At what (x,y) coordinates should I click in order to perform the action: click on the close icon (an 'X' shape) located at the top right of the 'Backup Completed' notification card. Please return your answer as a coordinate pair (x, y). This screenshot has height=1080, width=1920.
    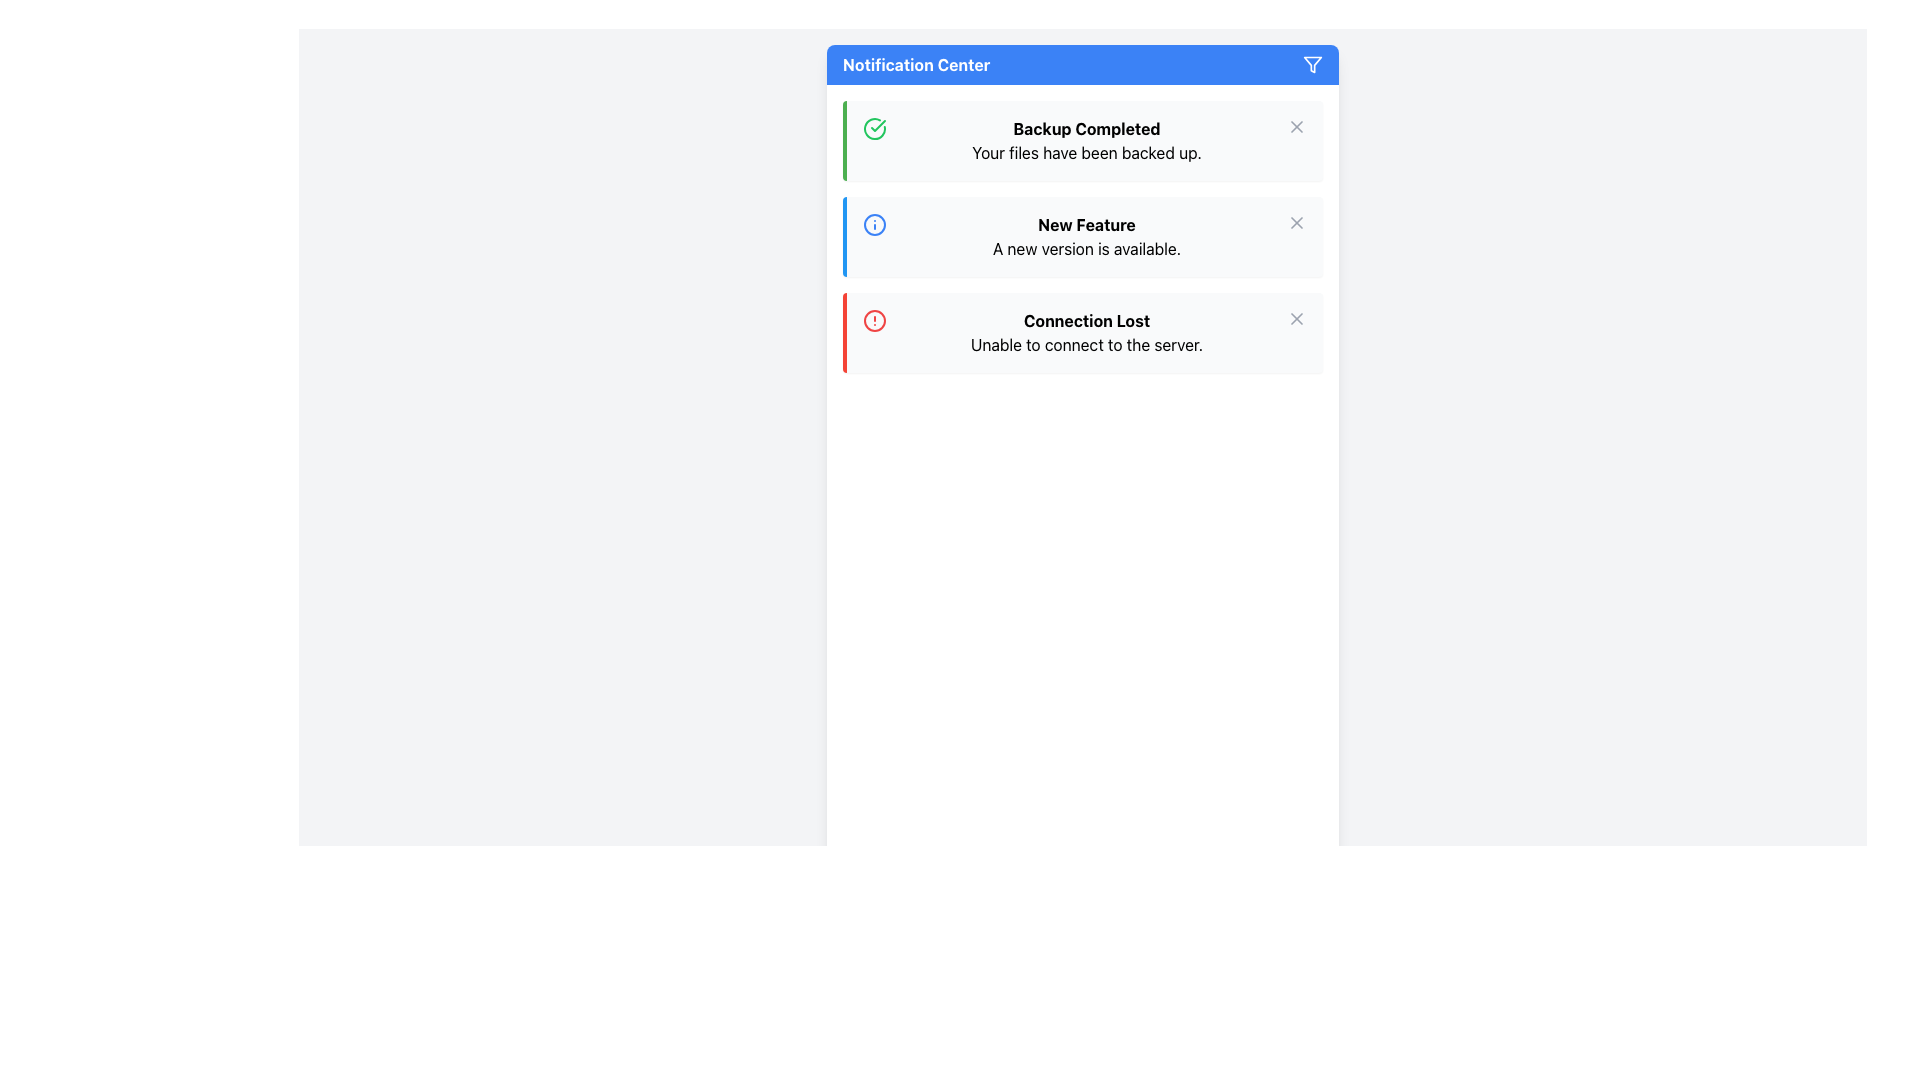
    Looking at the image, I should click on (1296, 127).